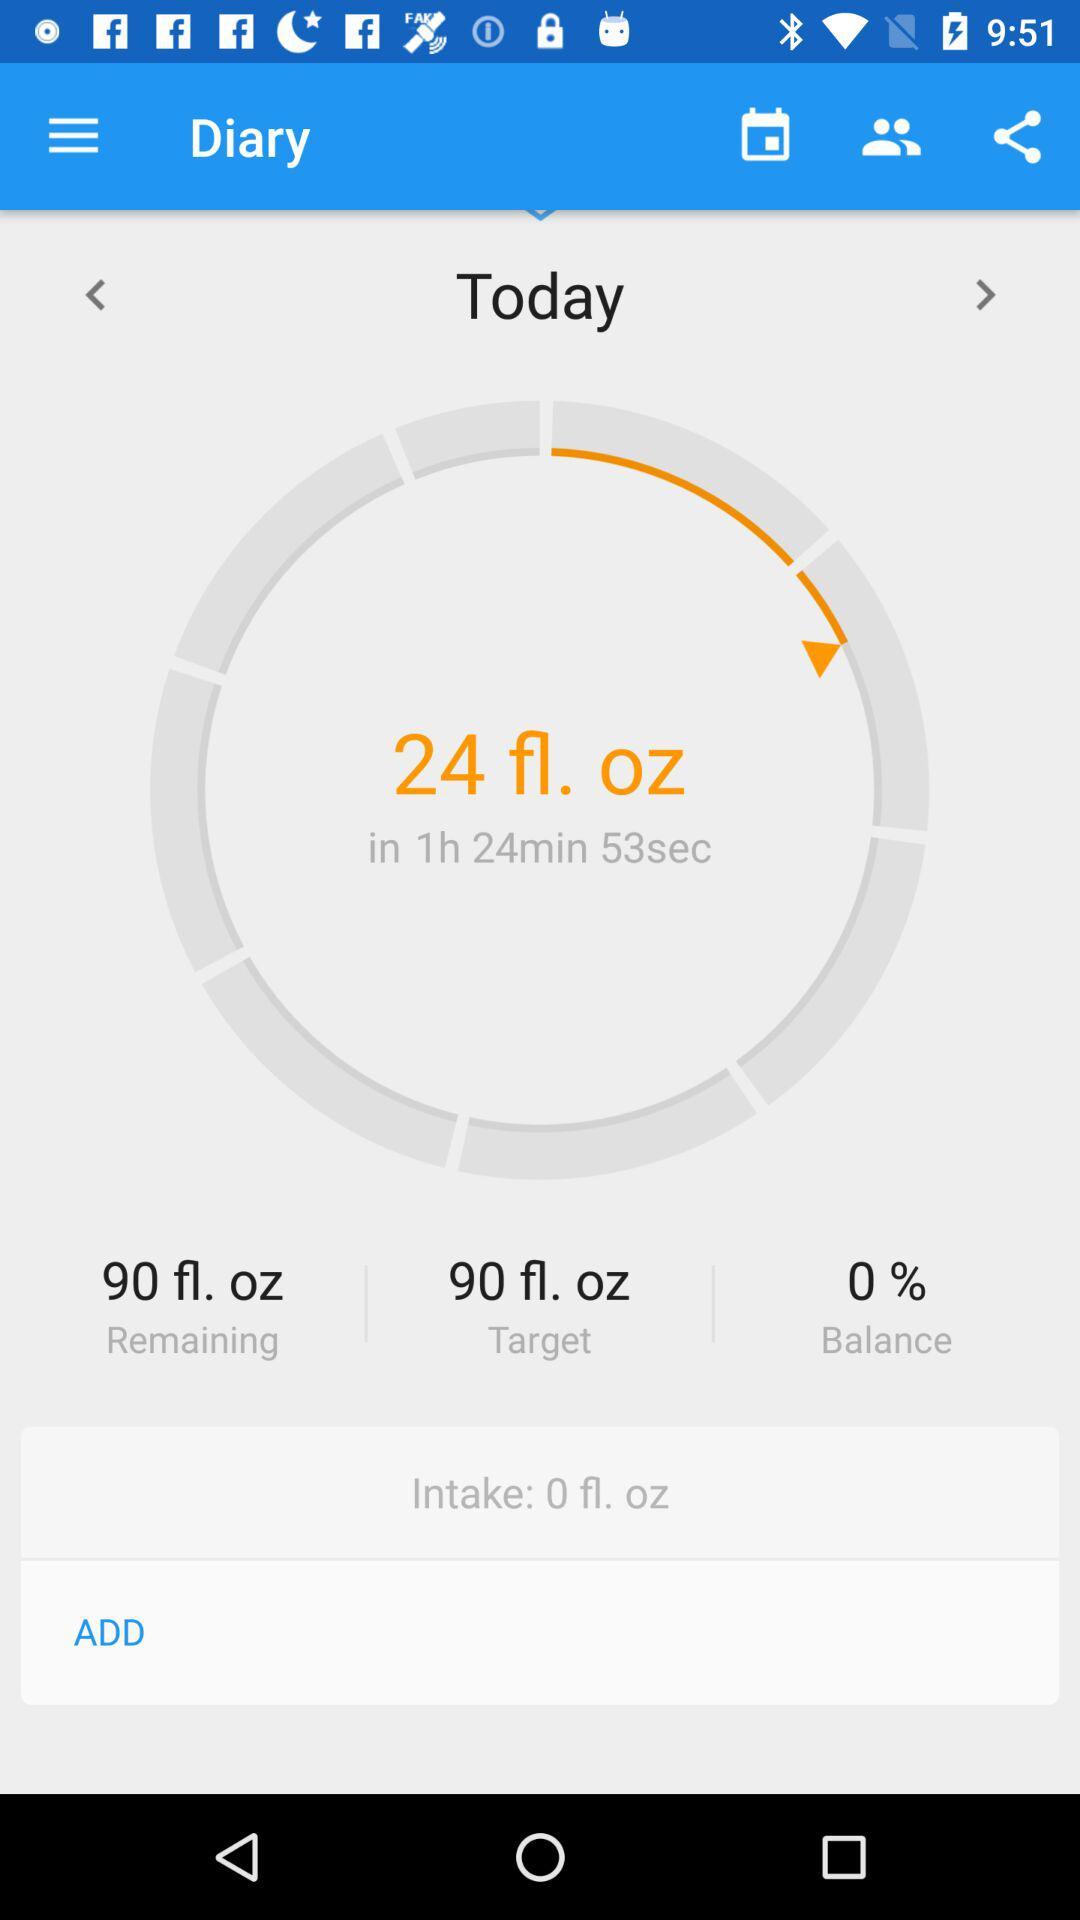 Image resolution: width=1080 pixels, height=1920 pixels. I want to click on the arrow_backward icon, so click(94, 292).